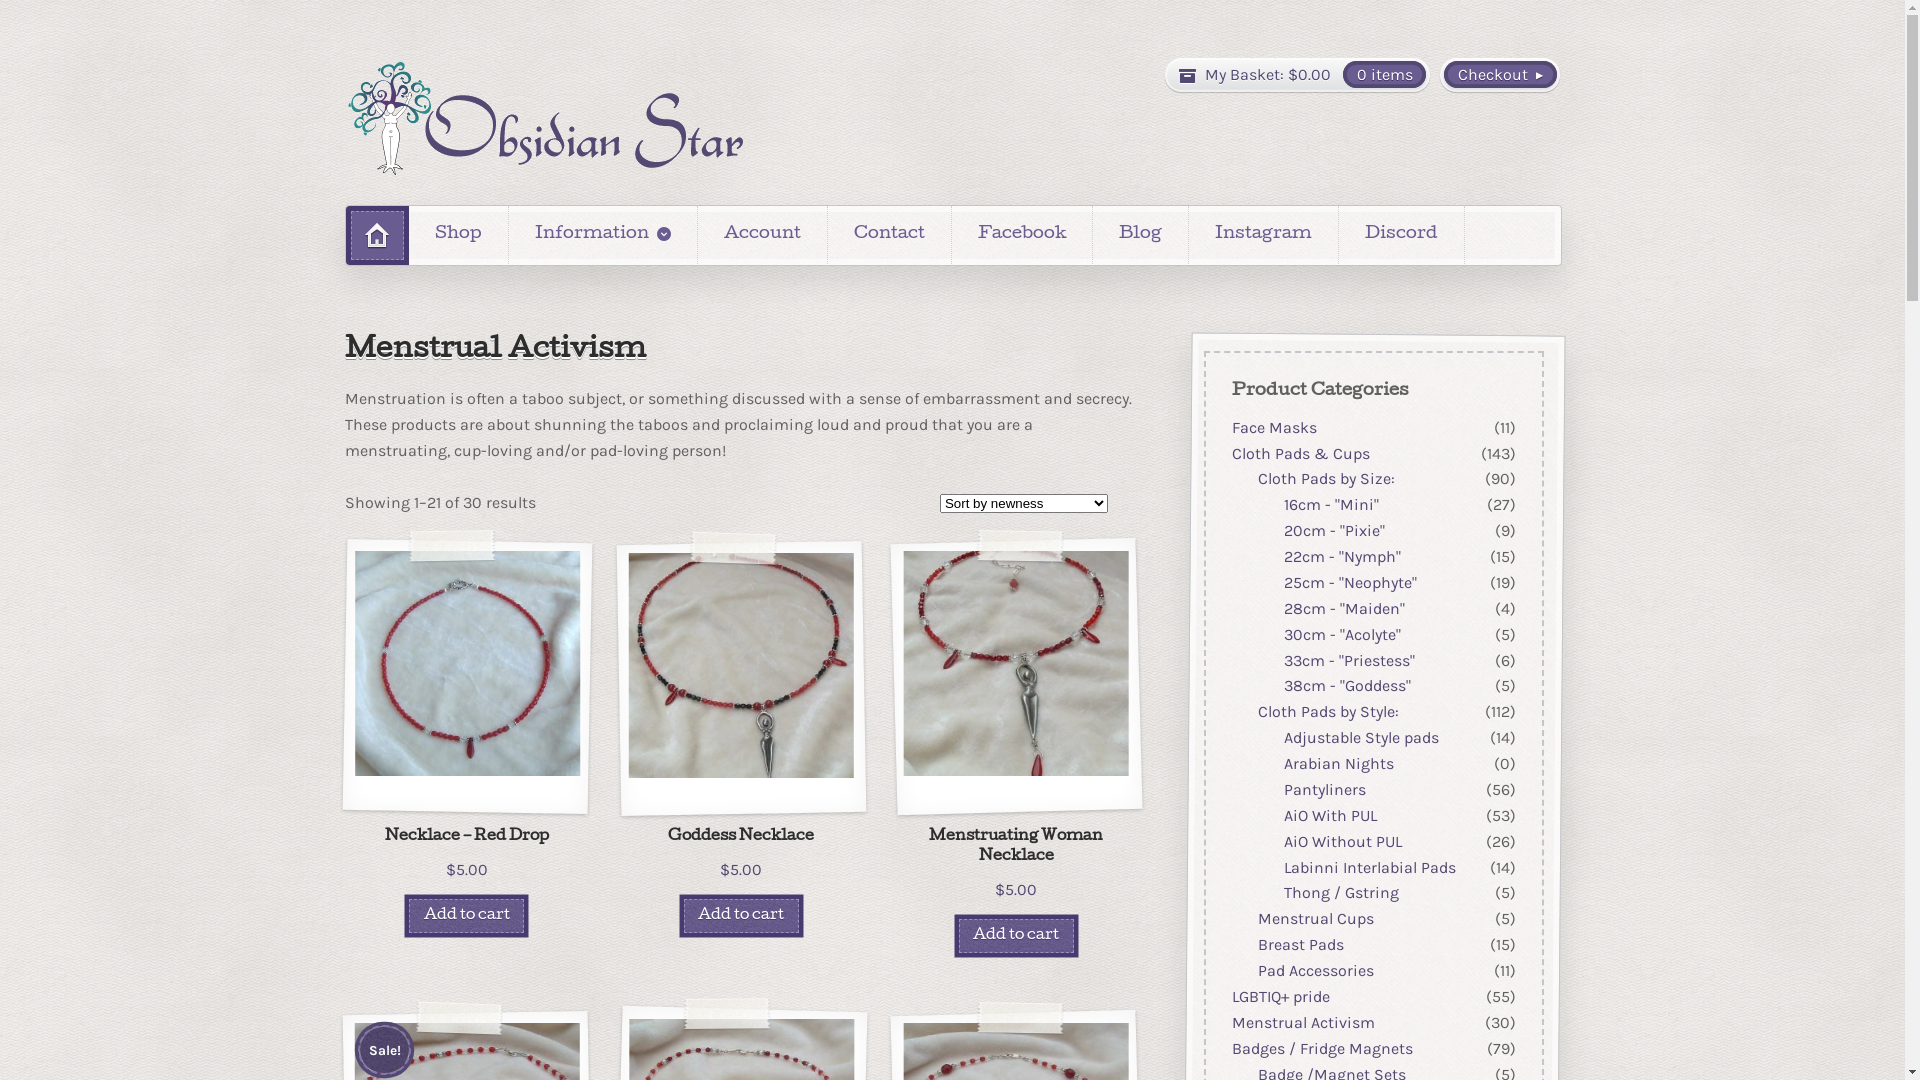 The image size is (1920, 1080). Describe the element at coordinates (1229, 996) in the screenshot. I see `'LGBTIQ+ pride'` at that location.